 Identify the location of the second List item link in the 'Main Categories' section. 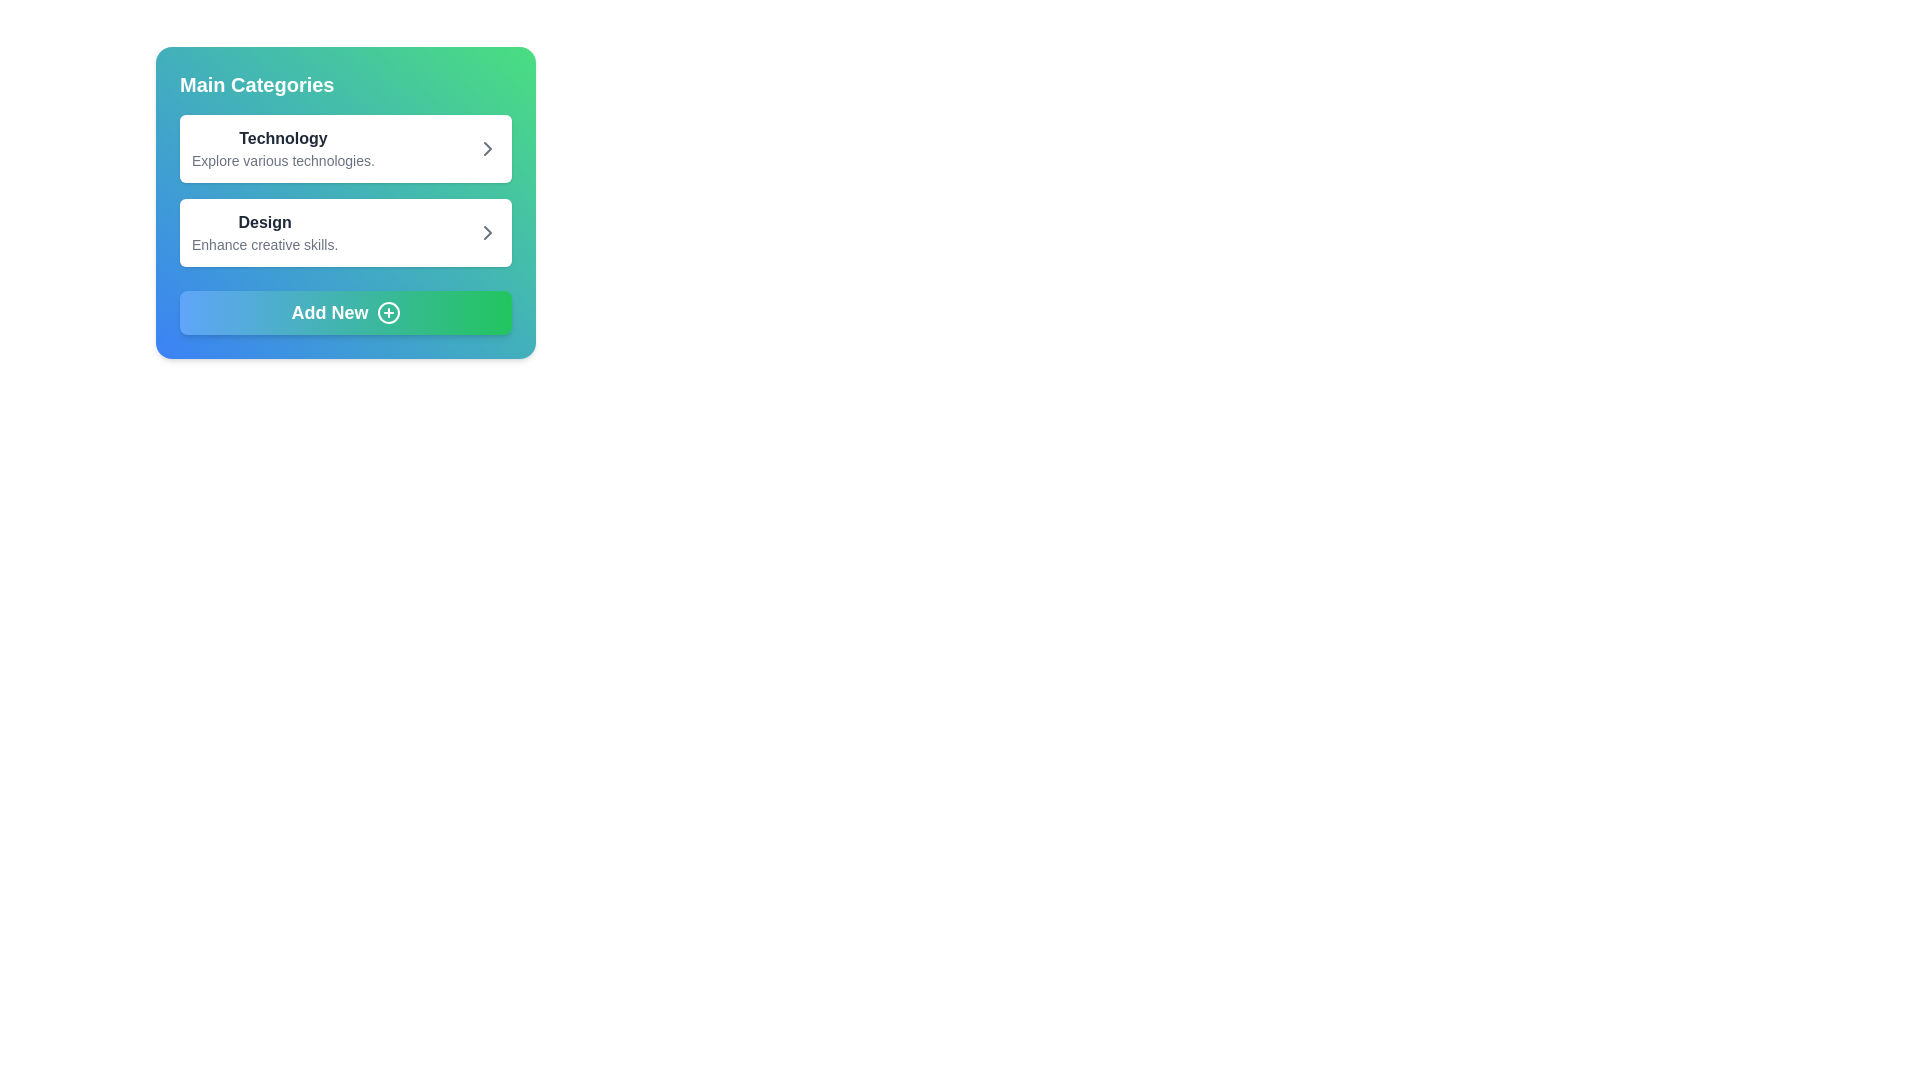
(345, 231).